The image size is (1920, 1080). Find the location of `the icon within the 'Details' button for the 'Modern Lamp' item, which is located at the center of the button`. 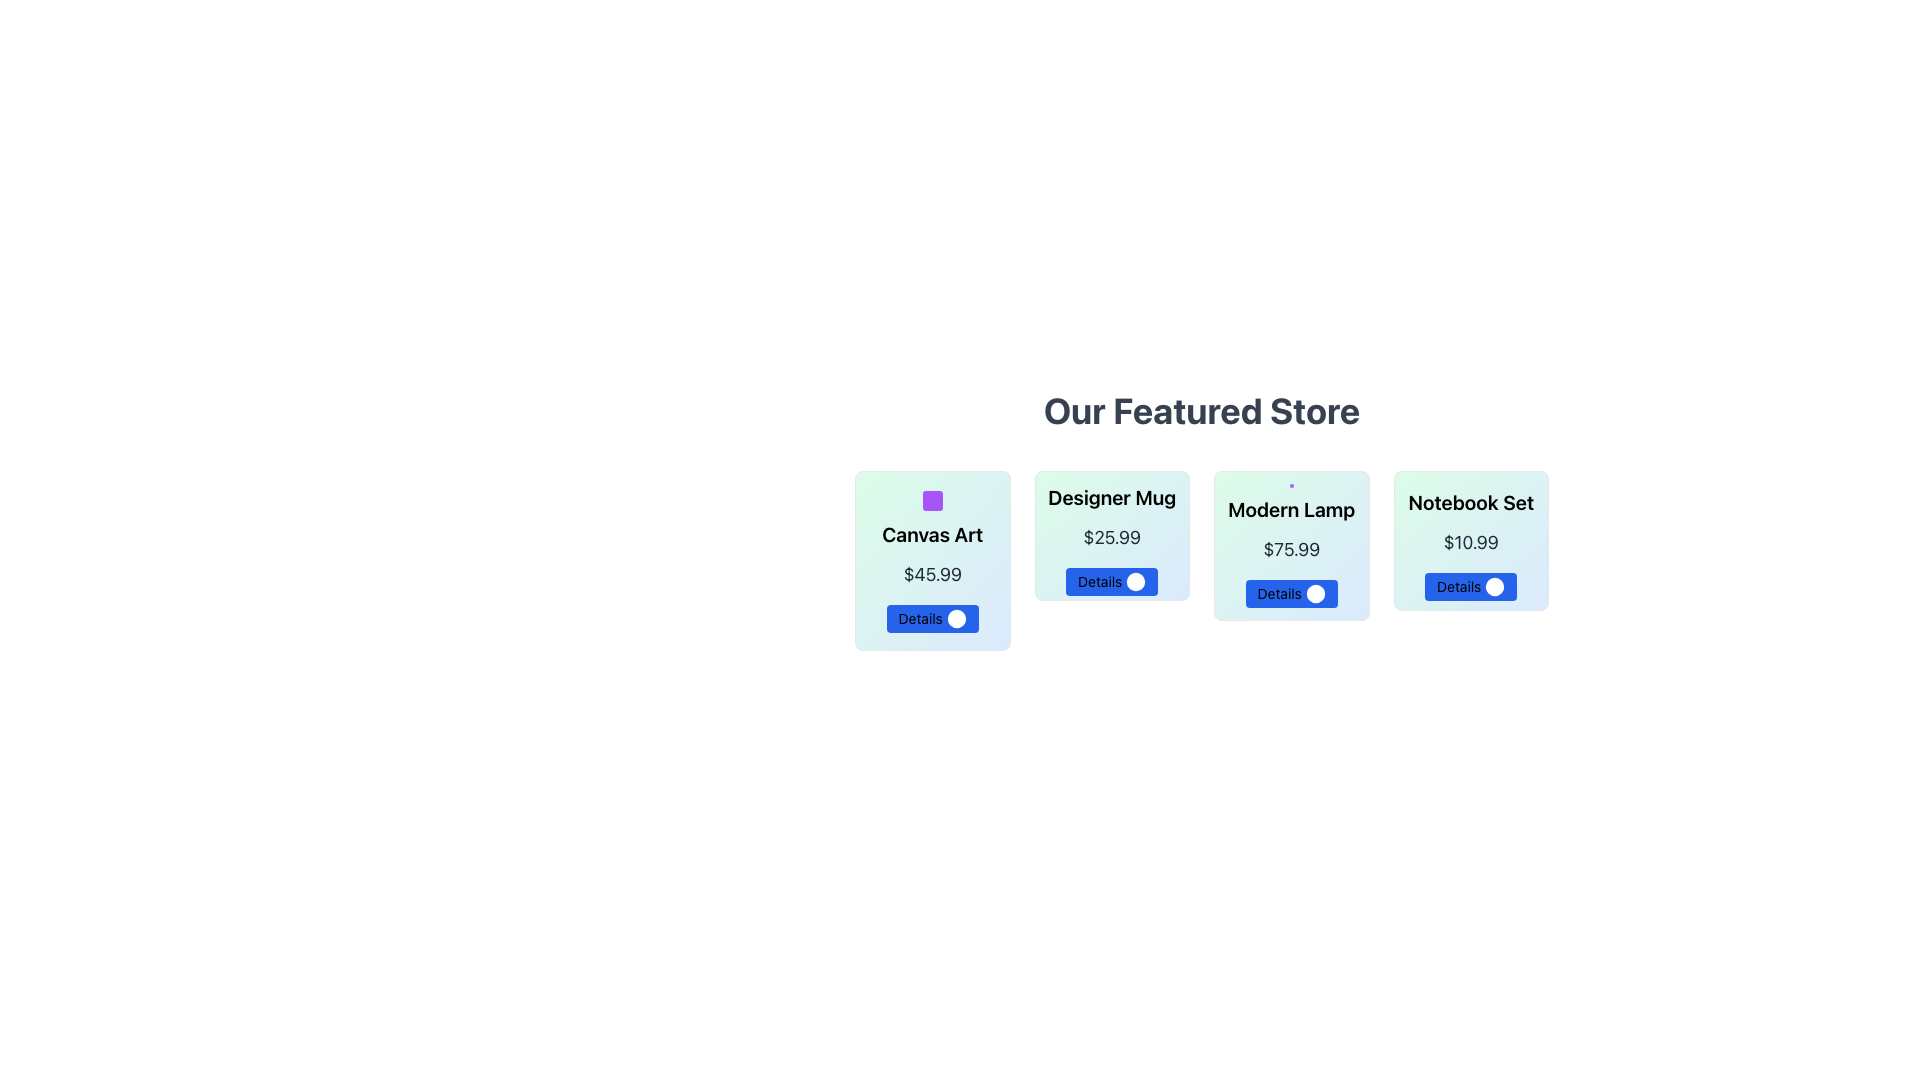

the icon within the 'Details' button for the 'Modern Lamp' item, which is located at the center of the button is located at coordinates (1315, 593).